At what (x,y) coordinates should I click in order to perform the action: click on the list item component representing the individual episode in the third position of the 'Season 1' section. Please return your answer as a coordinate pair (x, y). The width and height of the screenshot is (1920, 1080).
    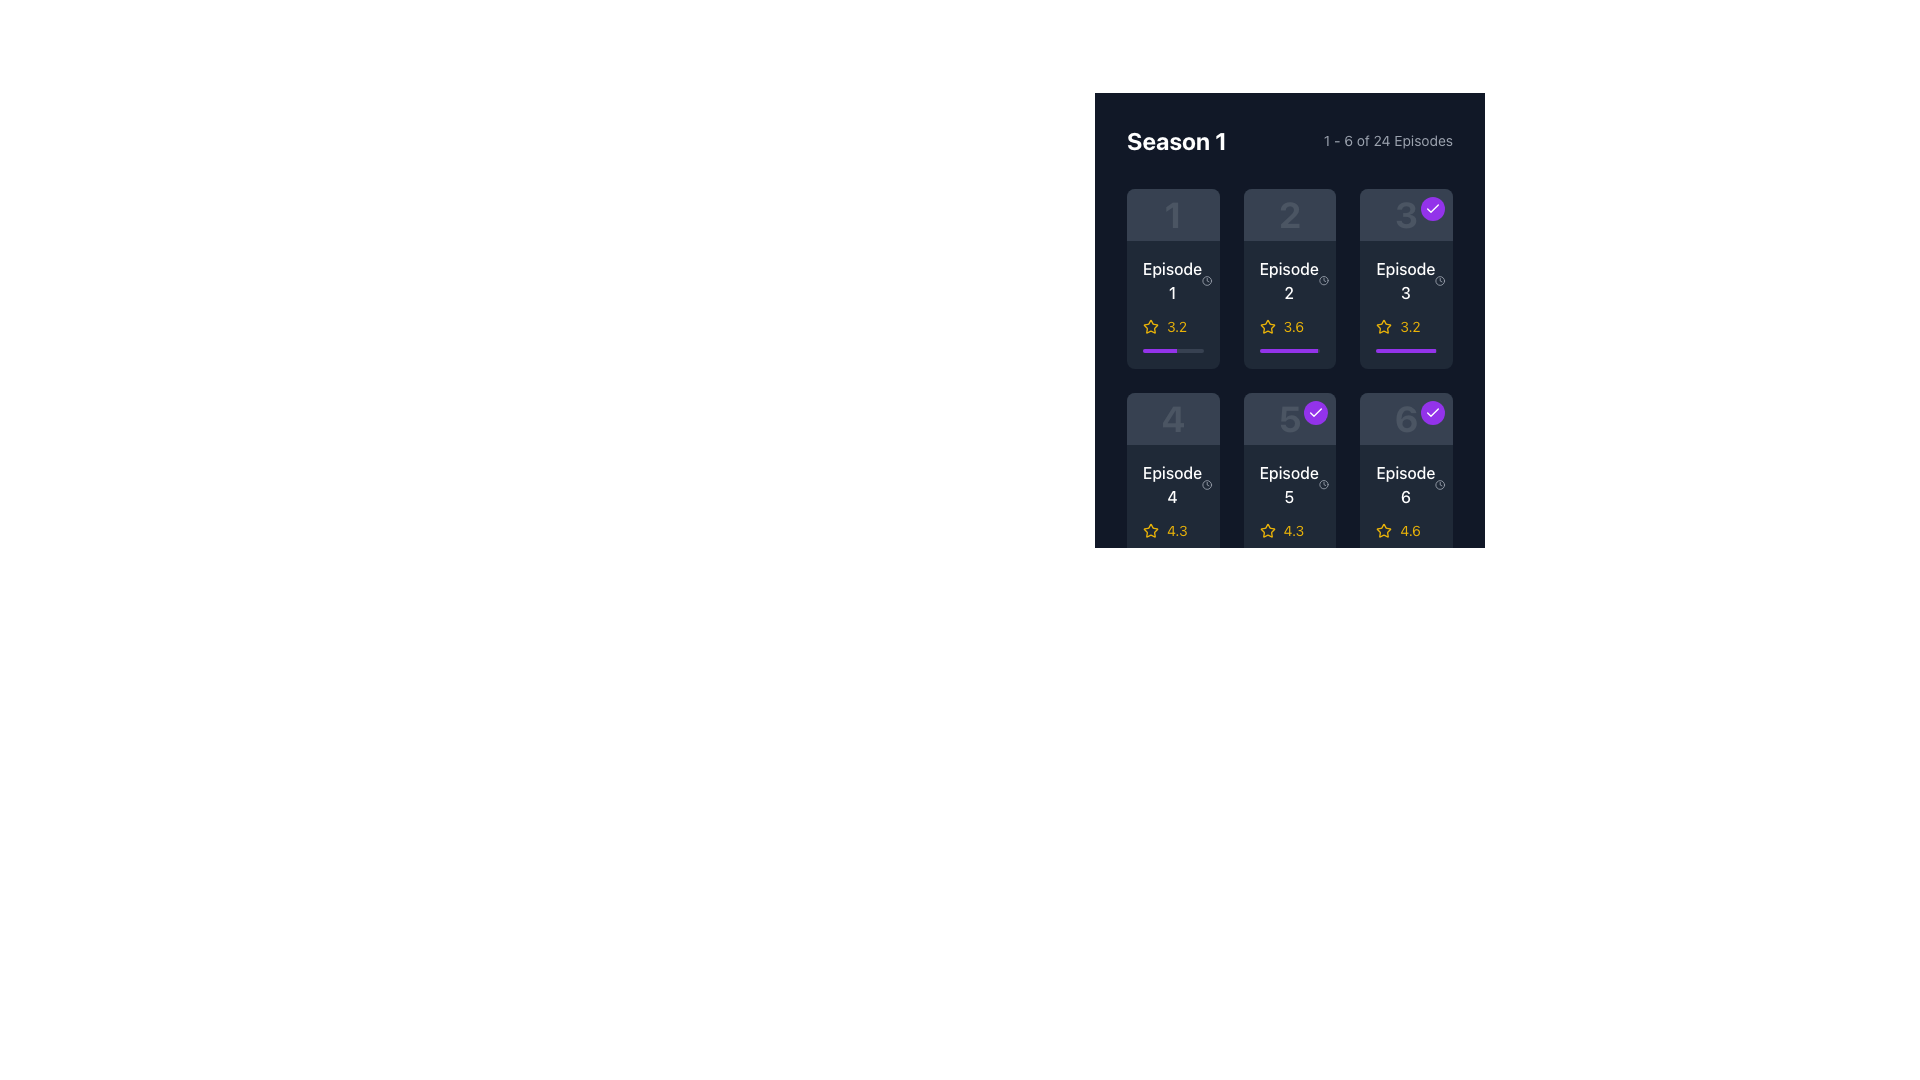
    Looking at the image, I should click on (1405, 305).